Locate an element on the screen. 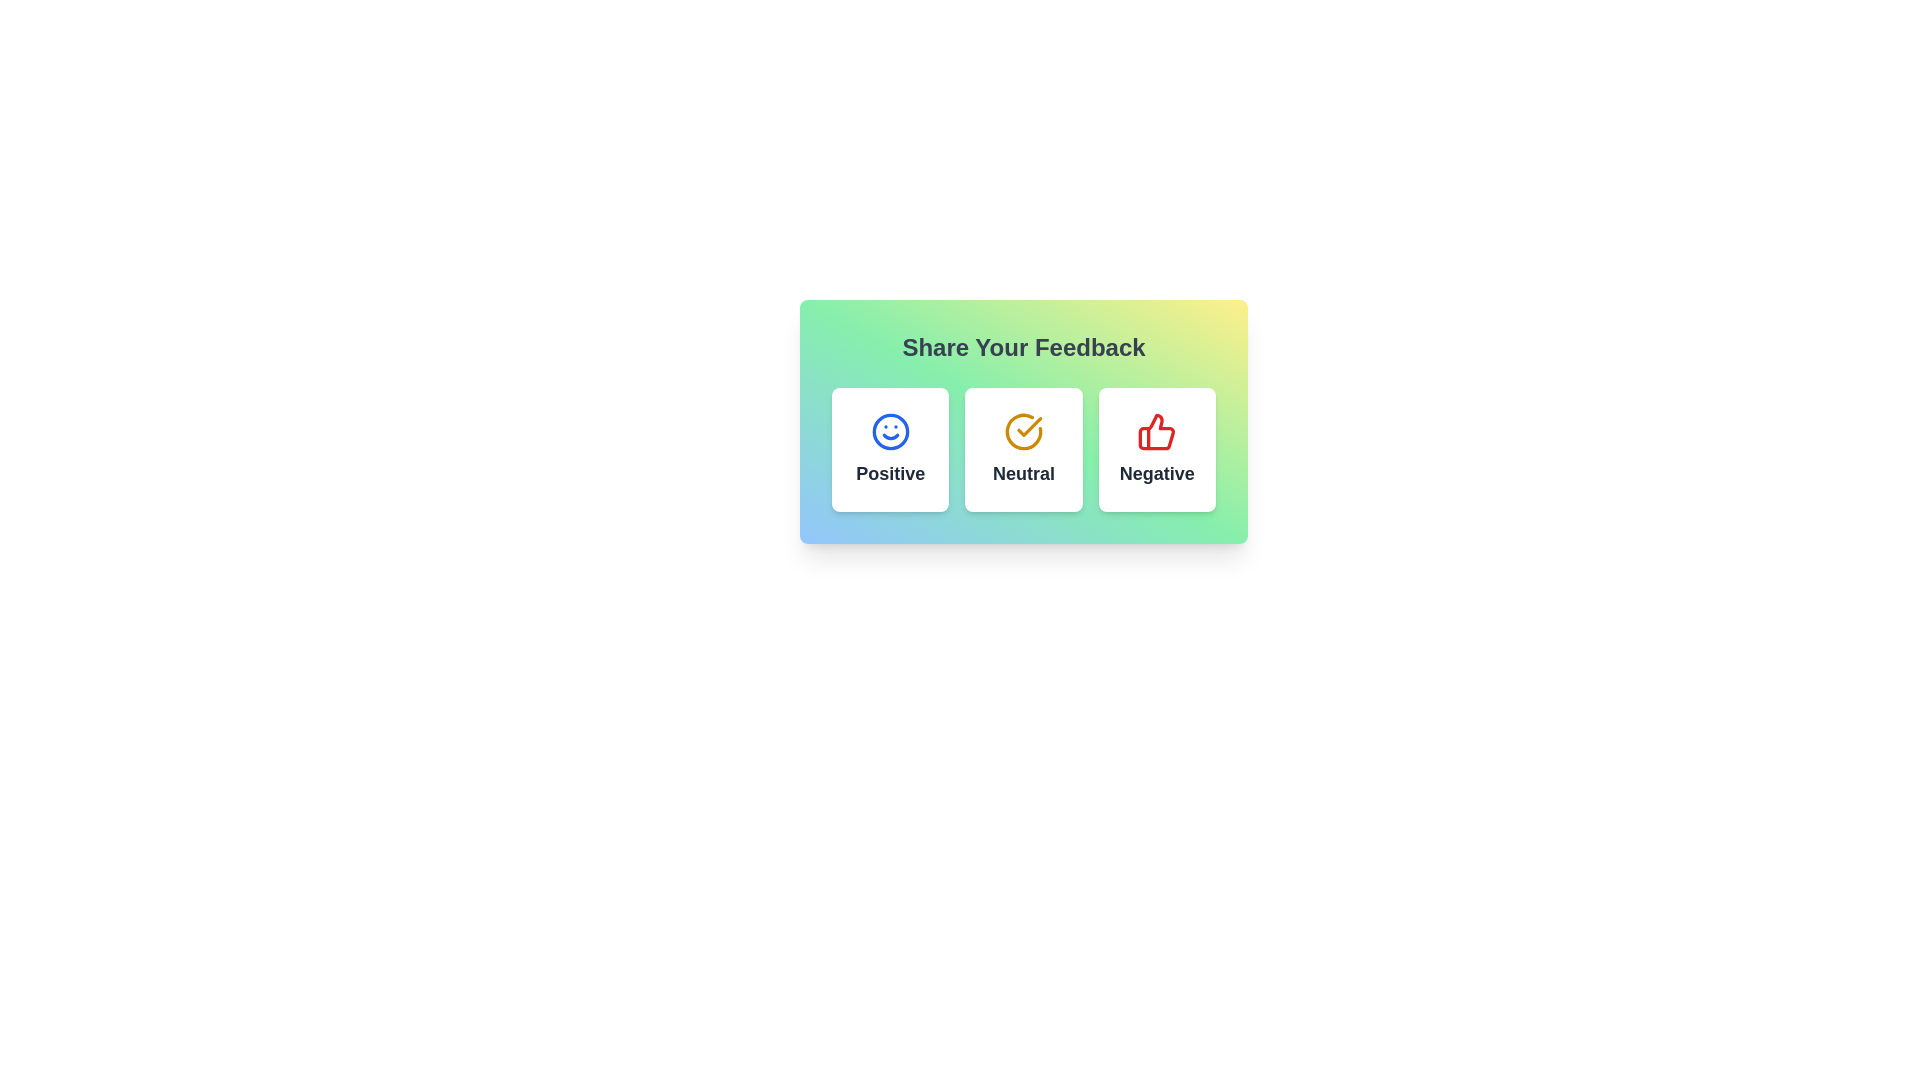 This screenshot has width=1920, height=1080. the 'Positive' feedback icon, which is centrally positioned in the 'Positive' feedback options, the first of three options arranged horizontally is located at coordinates (889, 431).